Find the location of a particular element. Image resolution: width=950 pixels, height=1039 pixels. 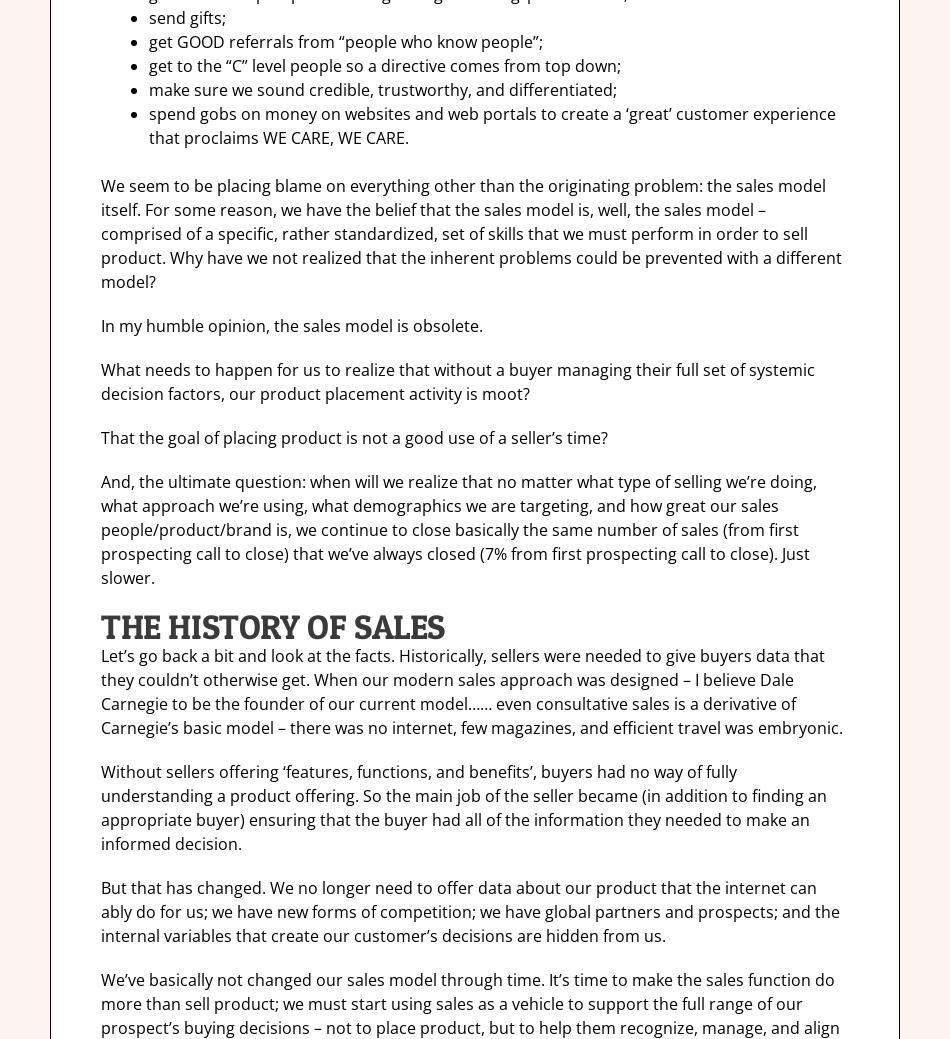

'And, the ultimate question: when will we realize that no matter what type of selling we’re doing, what approach we’re using, what demographics we are targeting, and how great our sales people/product/brand is, we continue to close basically the same number of sales (from first prospecting call to close) that we’ve always closed (7% from first prospecting call to close). Just slower.' is located at coordinates (458, 529).